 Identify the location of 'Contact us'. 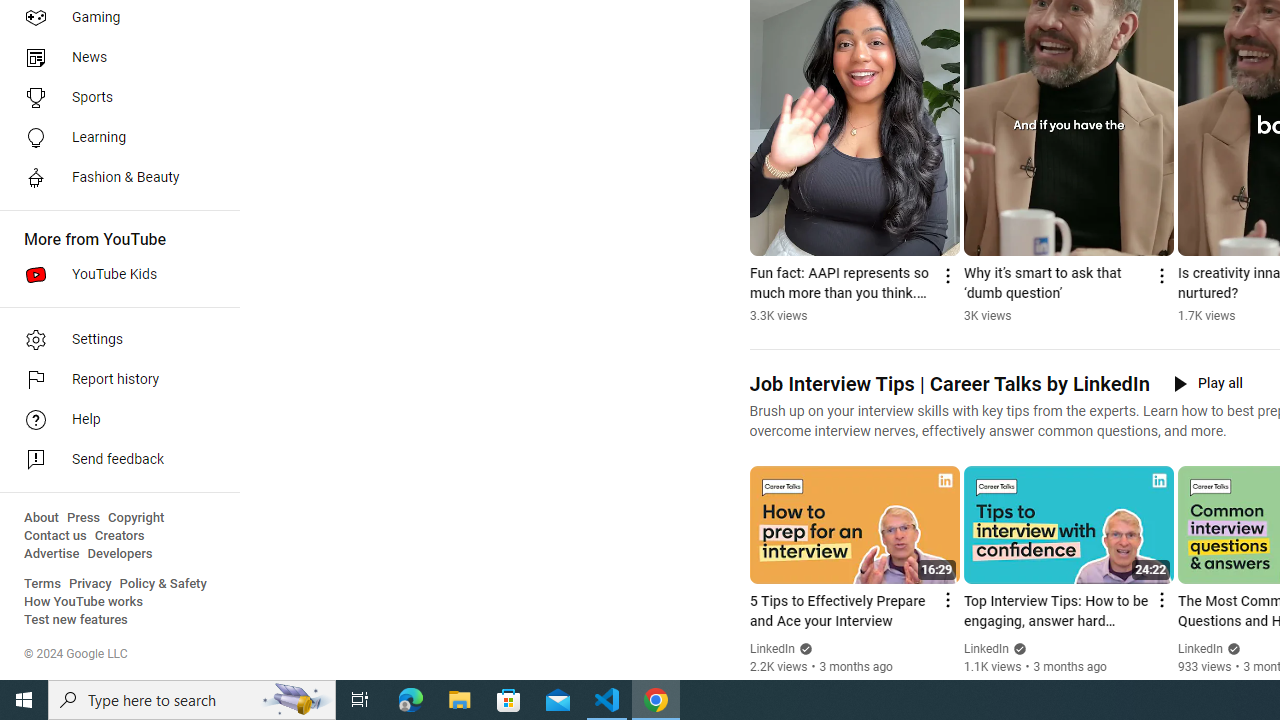
(55, 535).